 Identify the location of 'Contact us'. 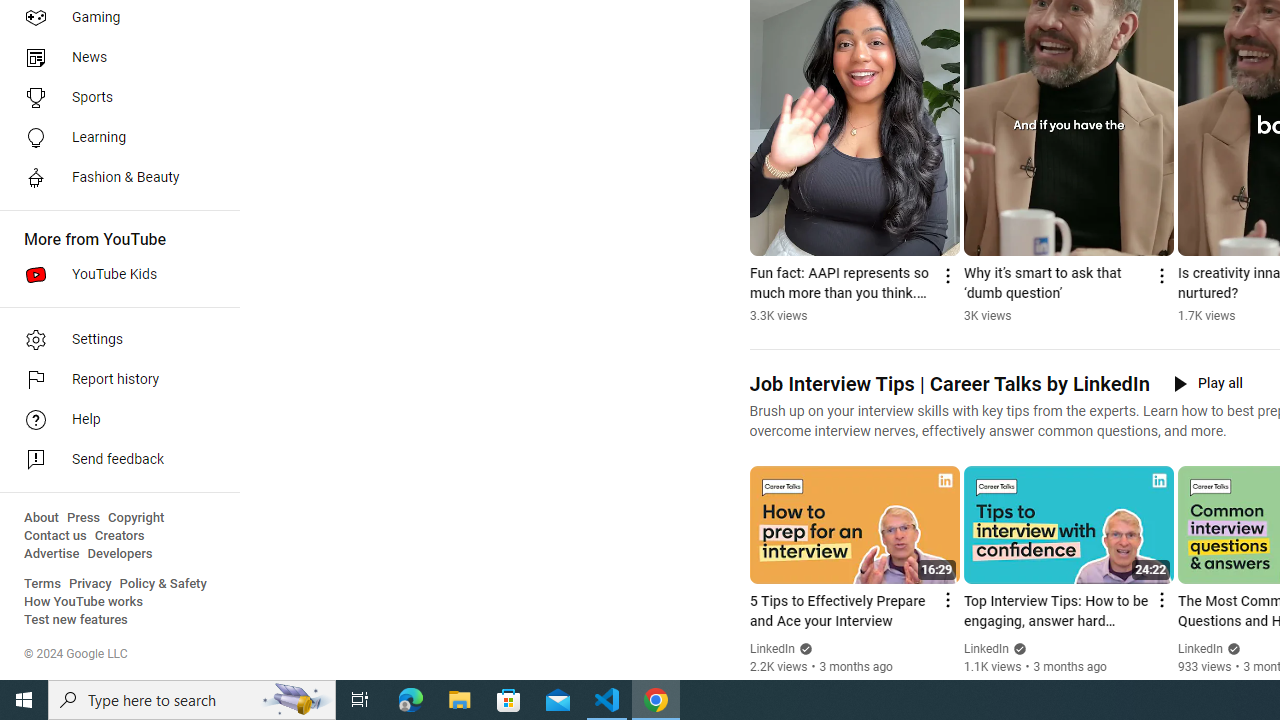
(55, 535).